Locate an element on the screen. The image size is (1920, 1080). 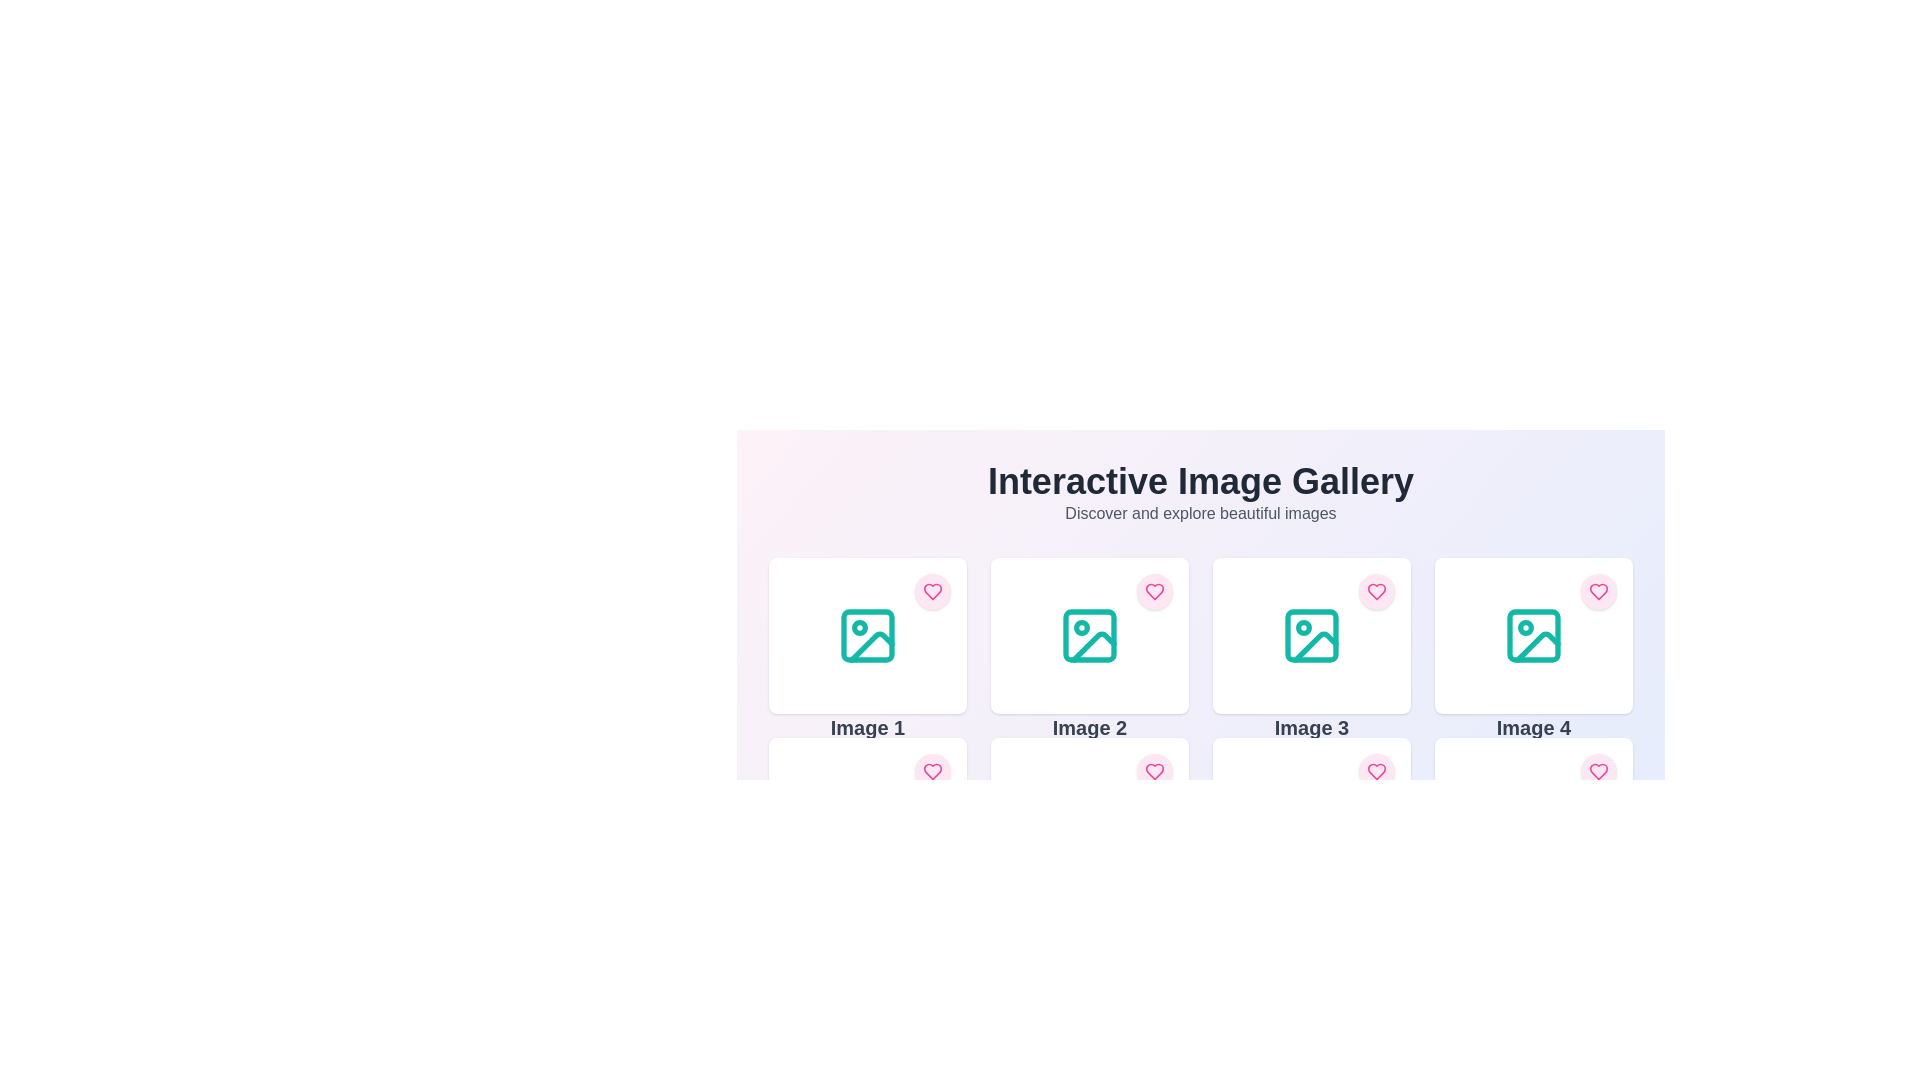
the heart icon in the fourth card of the bottom row of the interactive image gallery is located at coordinates (1597, 770).